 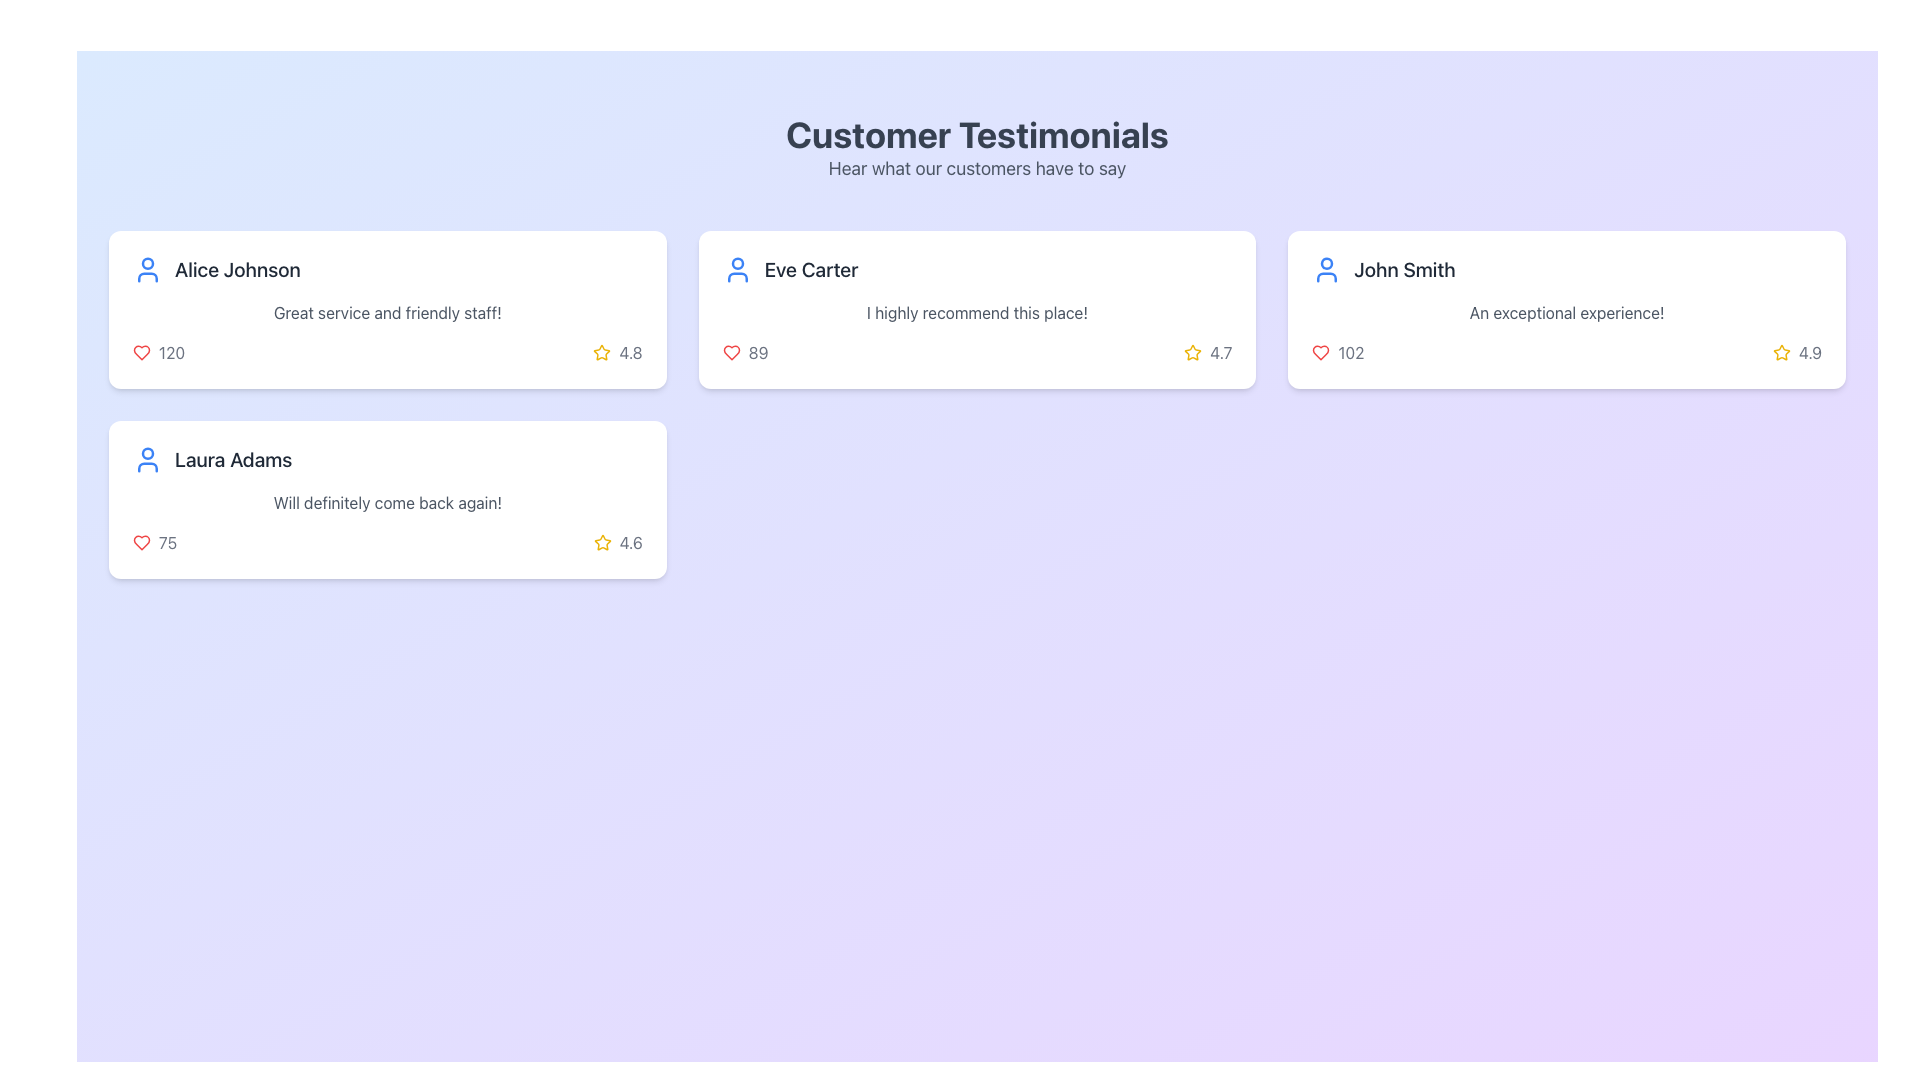 I want to click on the rating display element showing a yellow star icon and the text '4.6', located at the bottom right corner of Laura Adams' card, so click(x=617, y=543).